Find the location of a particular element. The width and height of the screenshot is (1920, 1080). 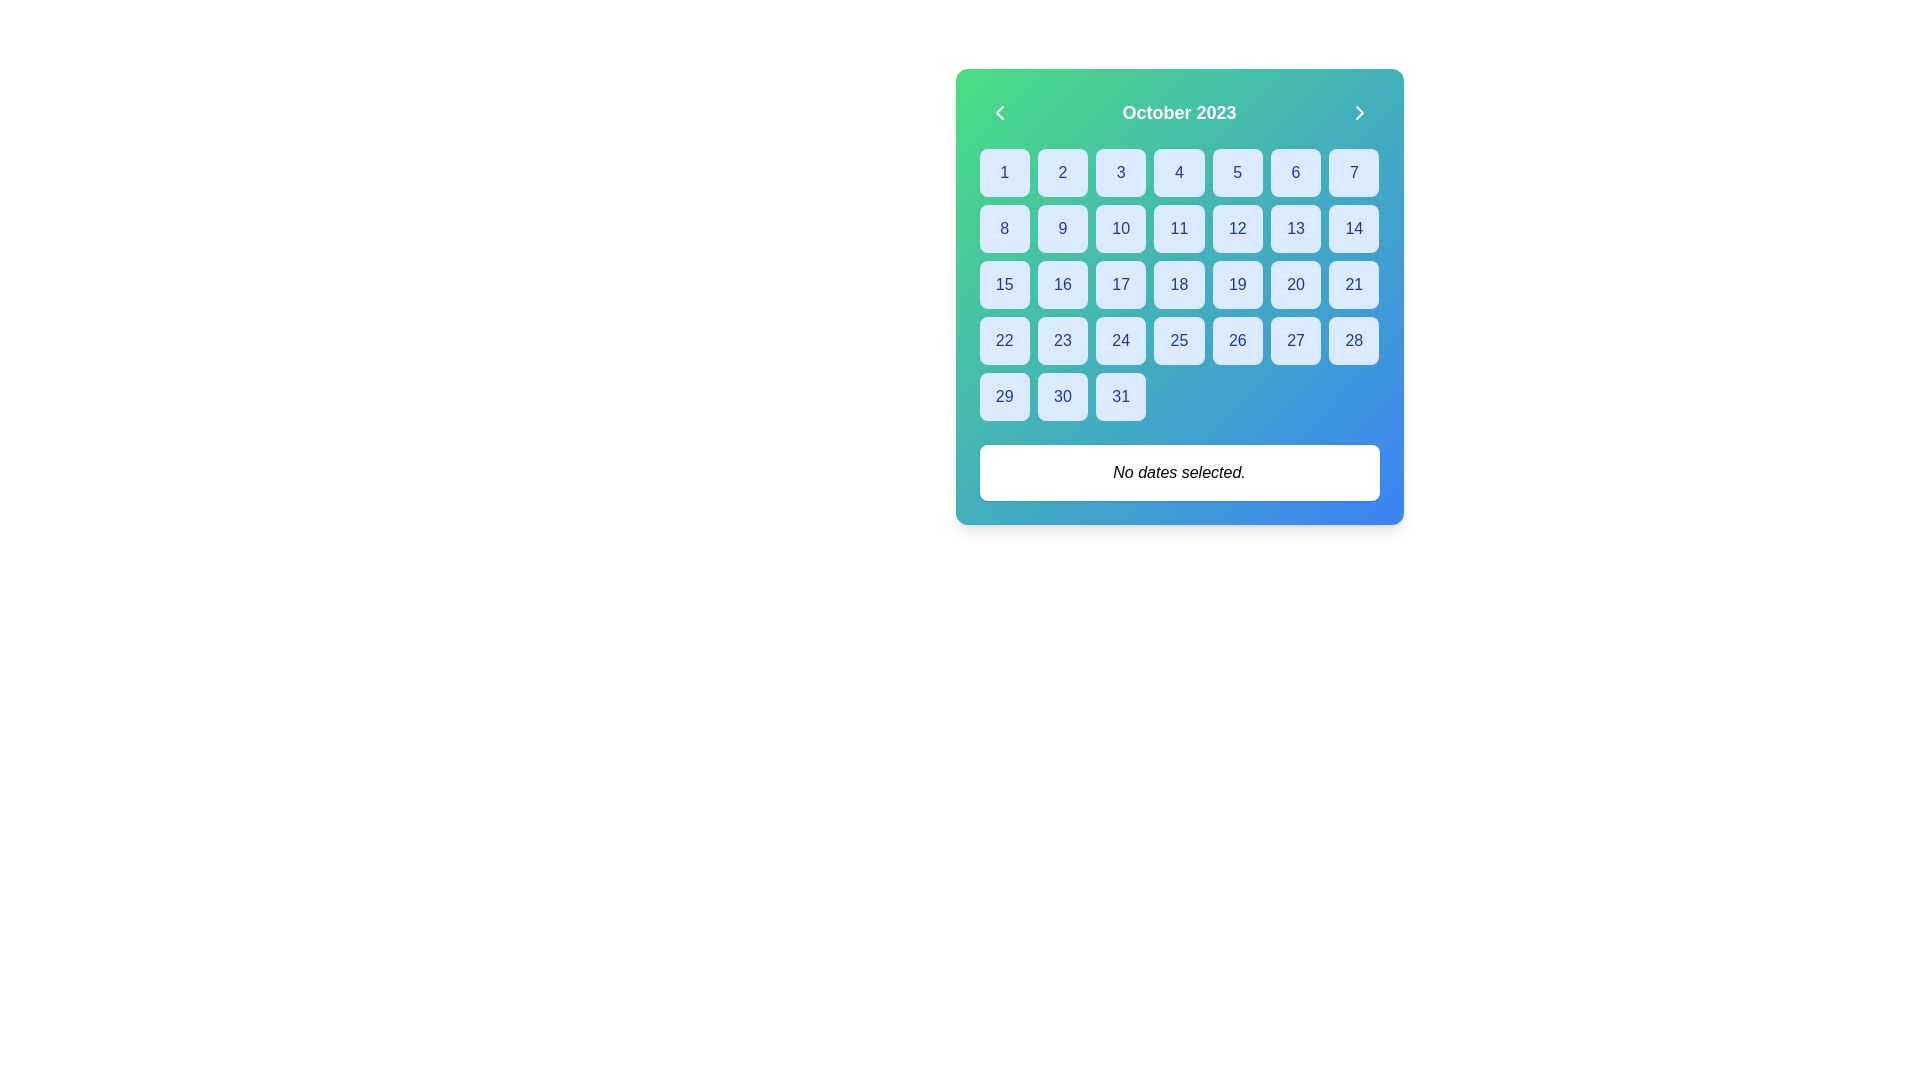

the button representing the 19th day of the month in the calendar interface is located at coordinates (1236, 285).